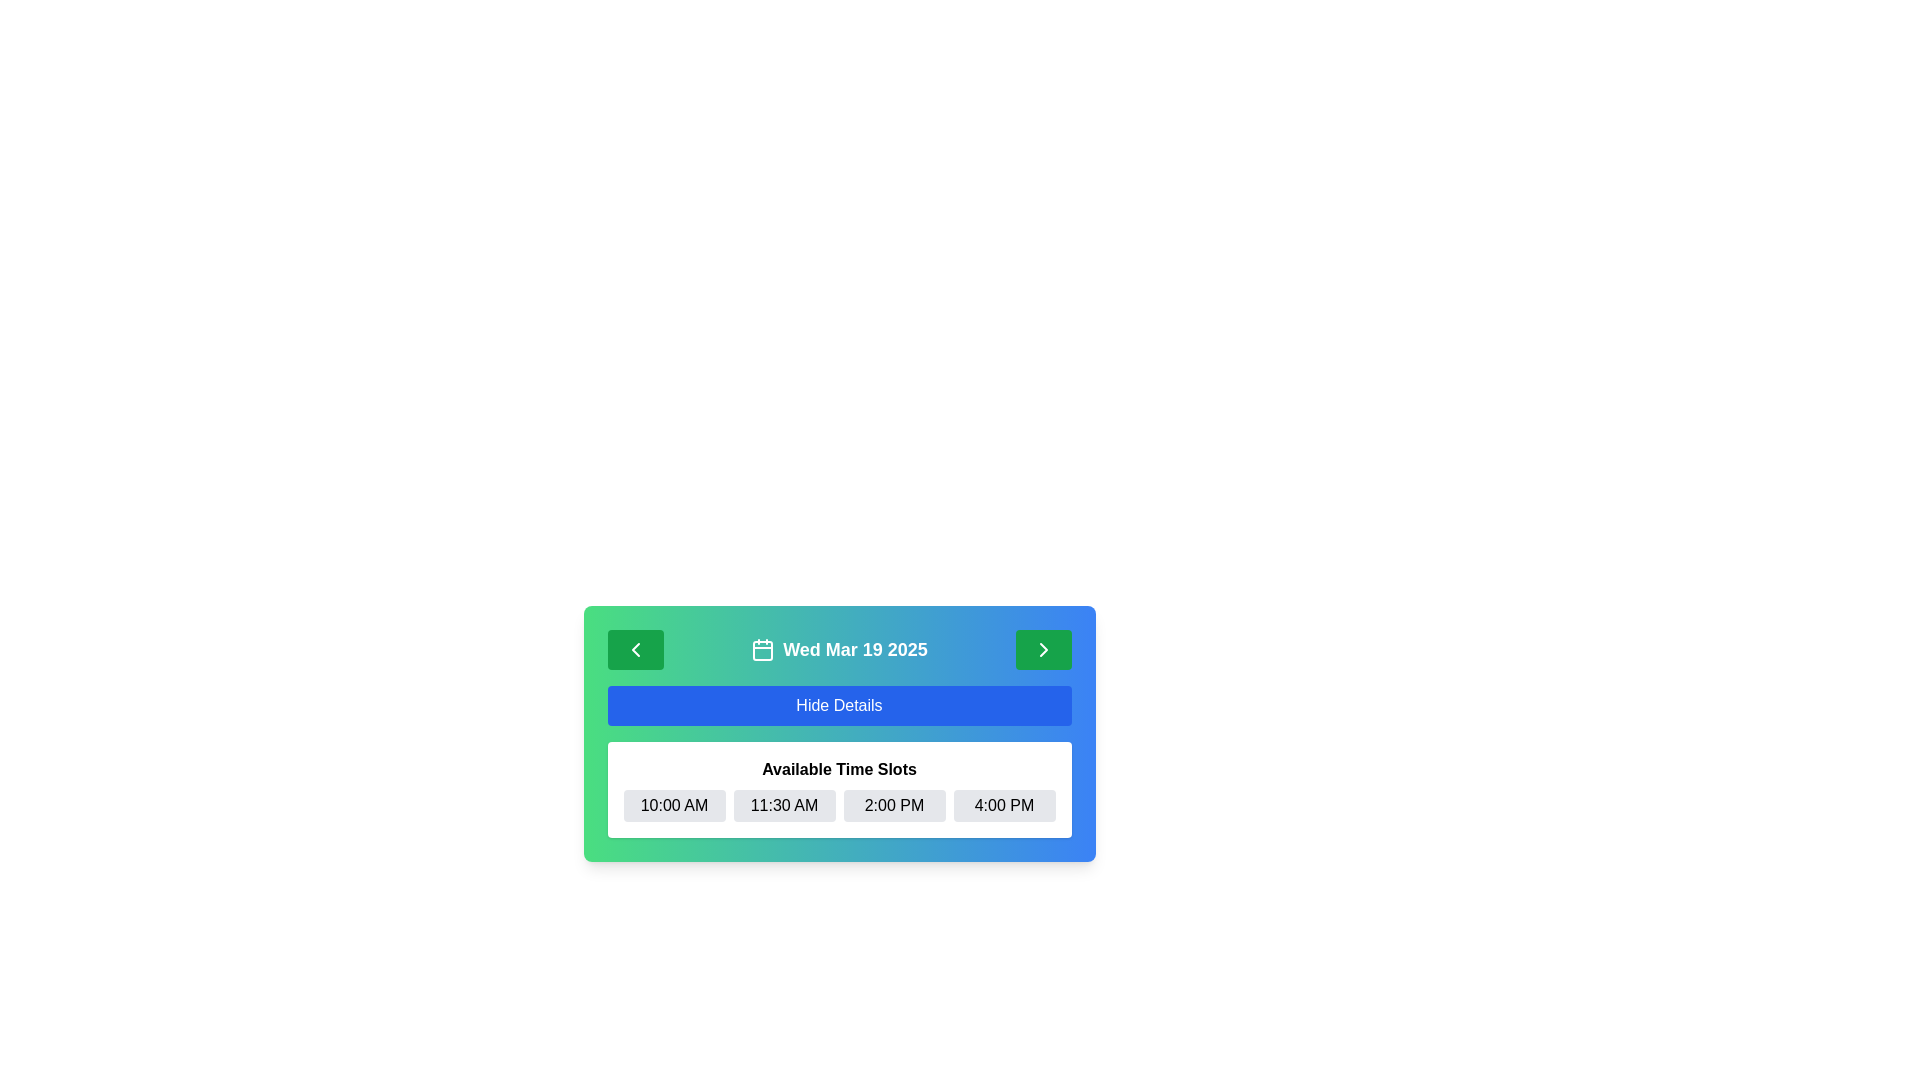 This screenshot has height=1080, width=1920. I want to click on the small rectangular button labeled '4:00 PM' with a light gray background, so click(1004, 805).